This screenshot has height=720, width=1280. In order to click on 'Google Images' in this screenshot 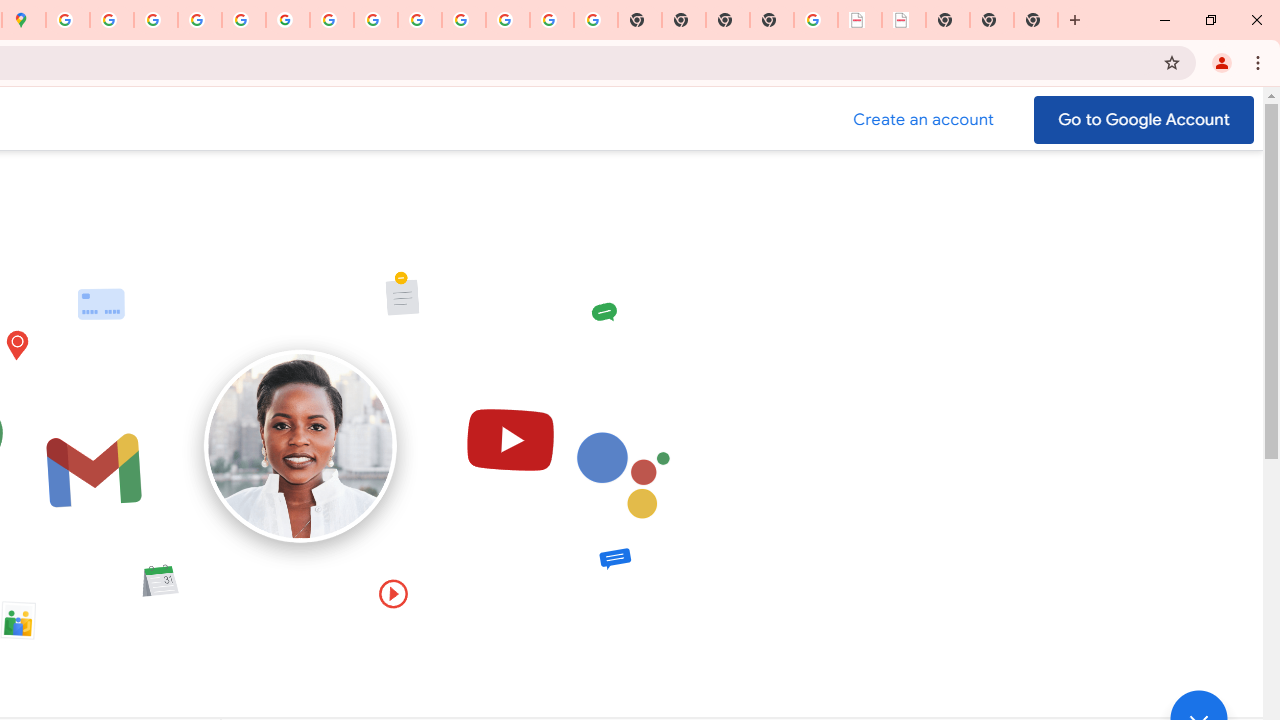, I will do `click(594, 20)`.